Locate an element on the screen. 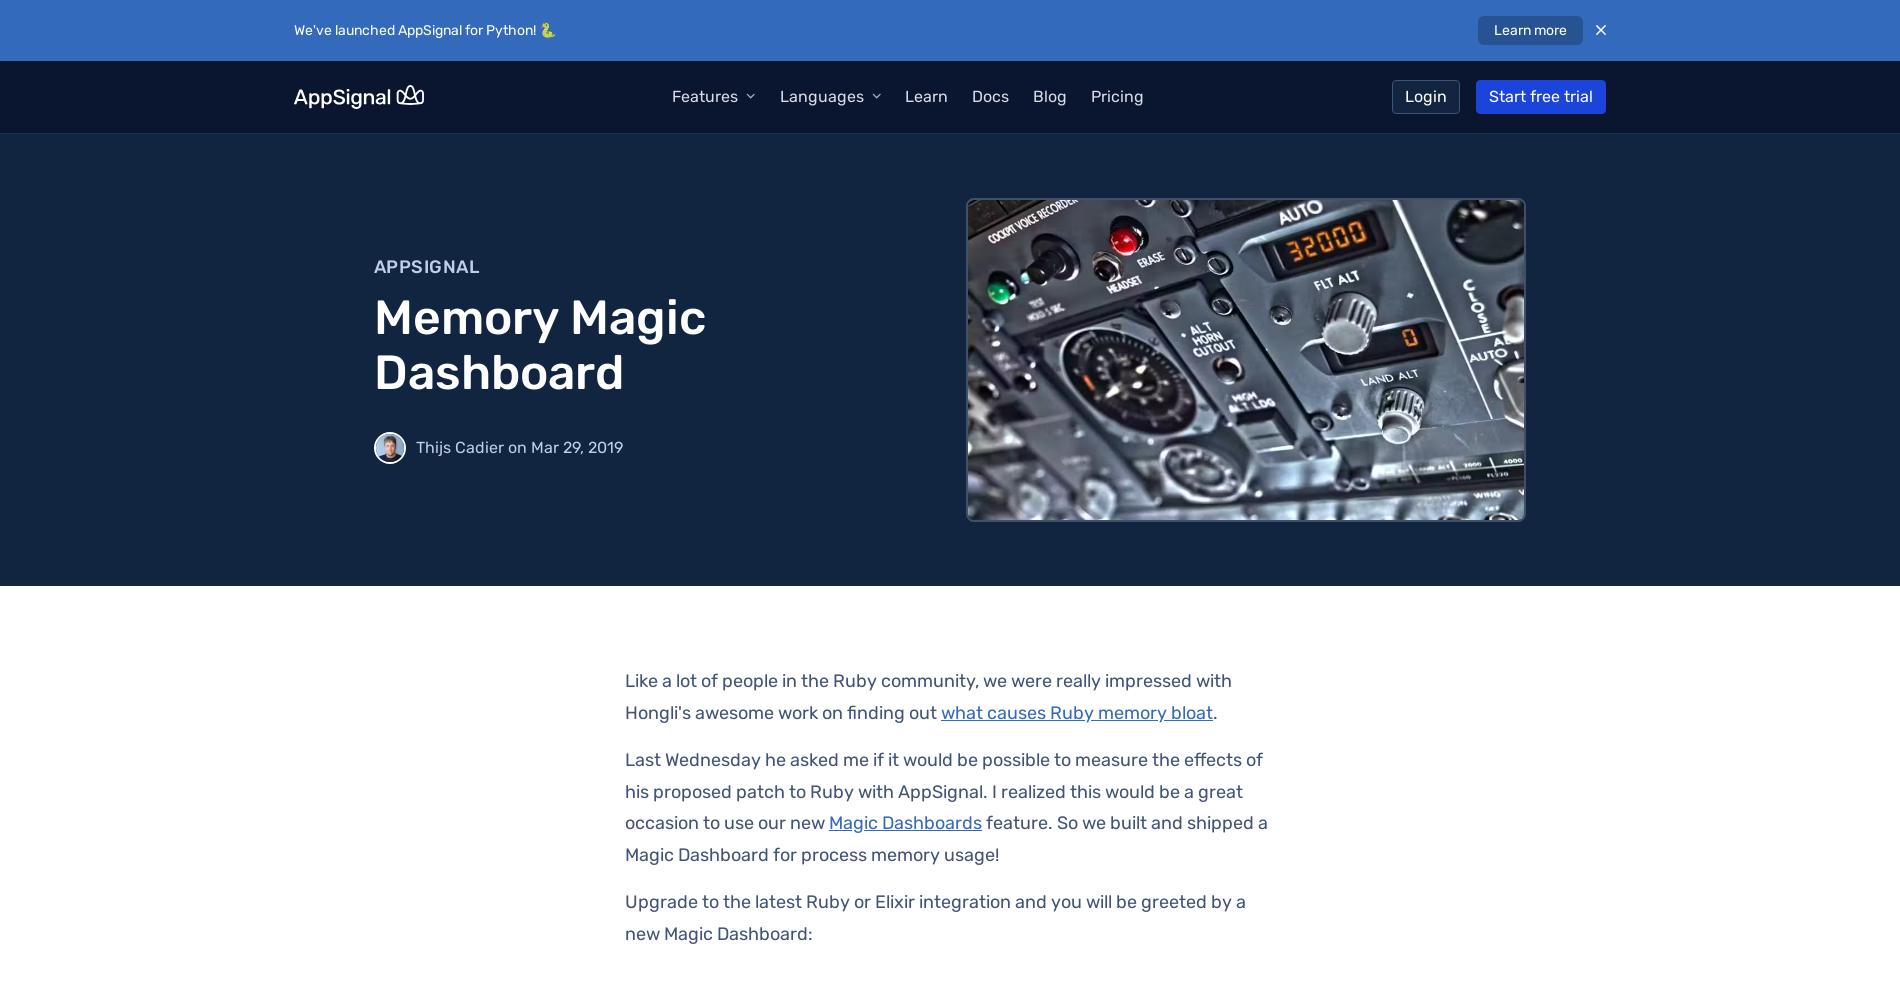 This screenshot has width=1900, height=981. 'Mar 29, 2019' is located at coordinates (531, 446).